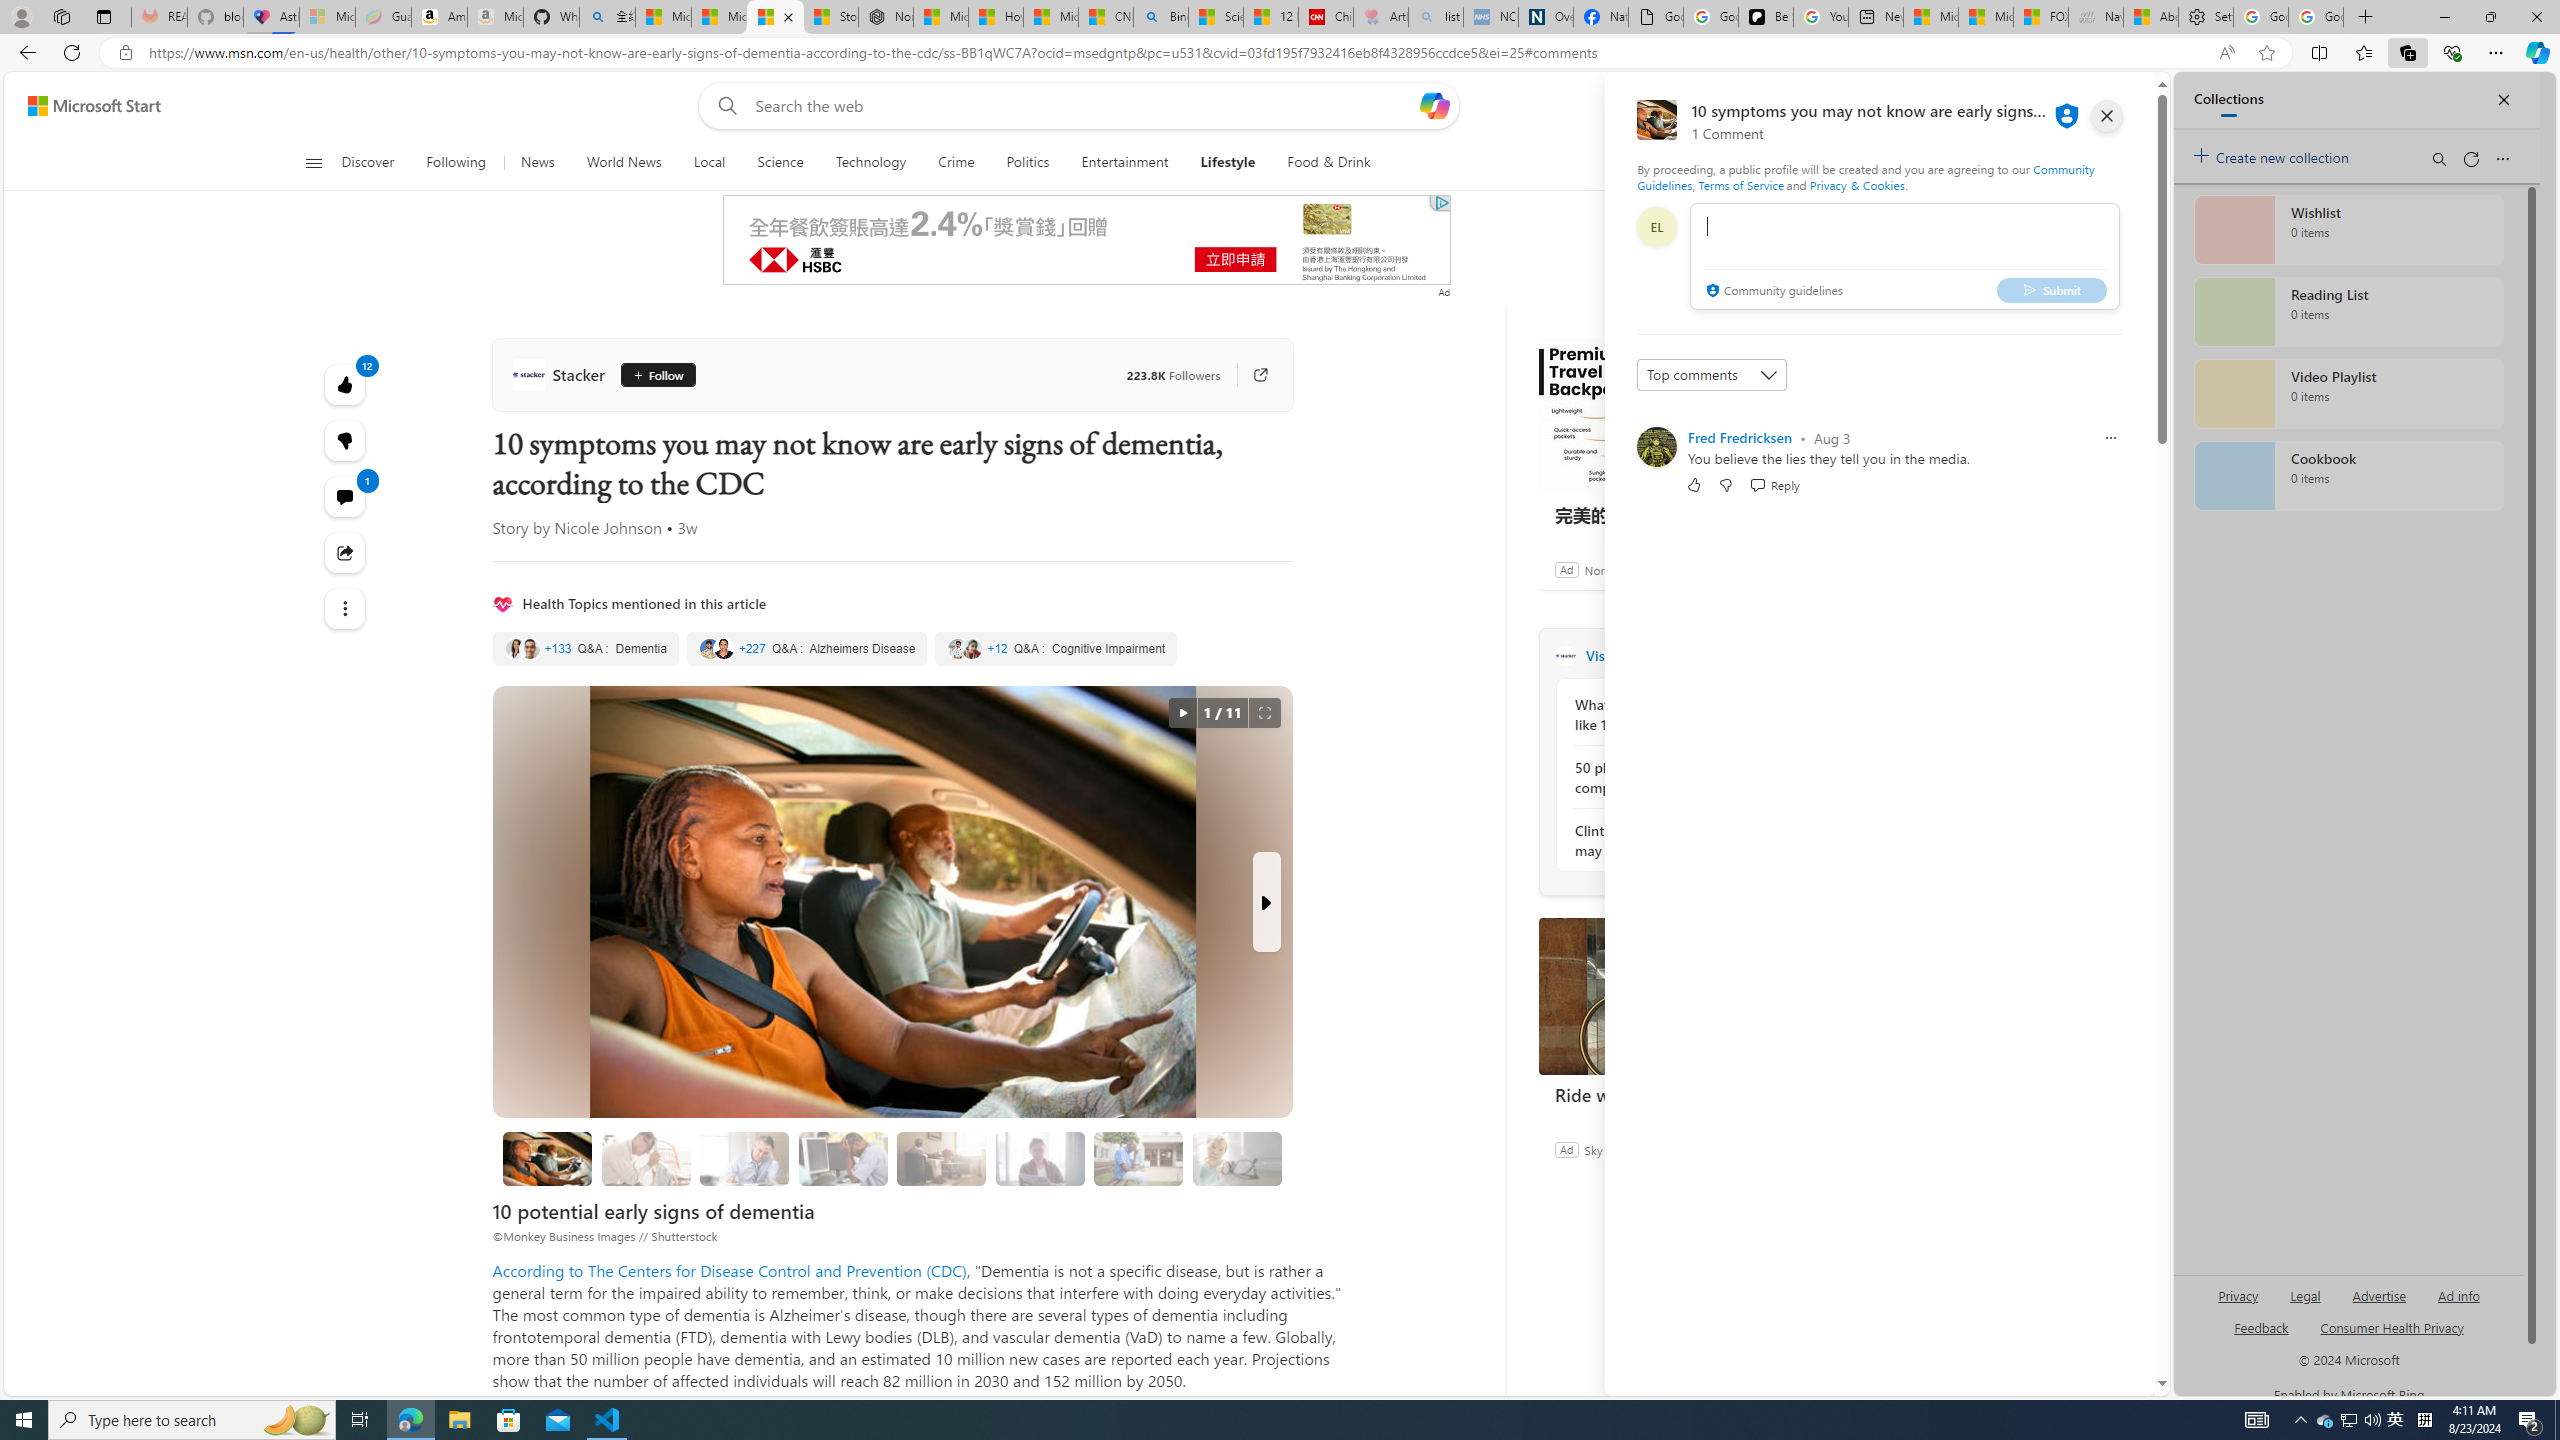 This screenshot has width=2560, height=1440. What do you see at coordinates (806, 647) in the screenshot?
I see `'Alzheimers Disease'` at bounding box center [806, 647].